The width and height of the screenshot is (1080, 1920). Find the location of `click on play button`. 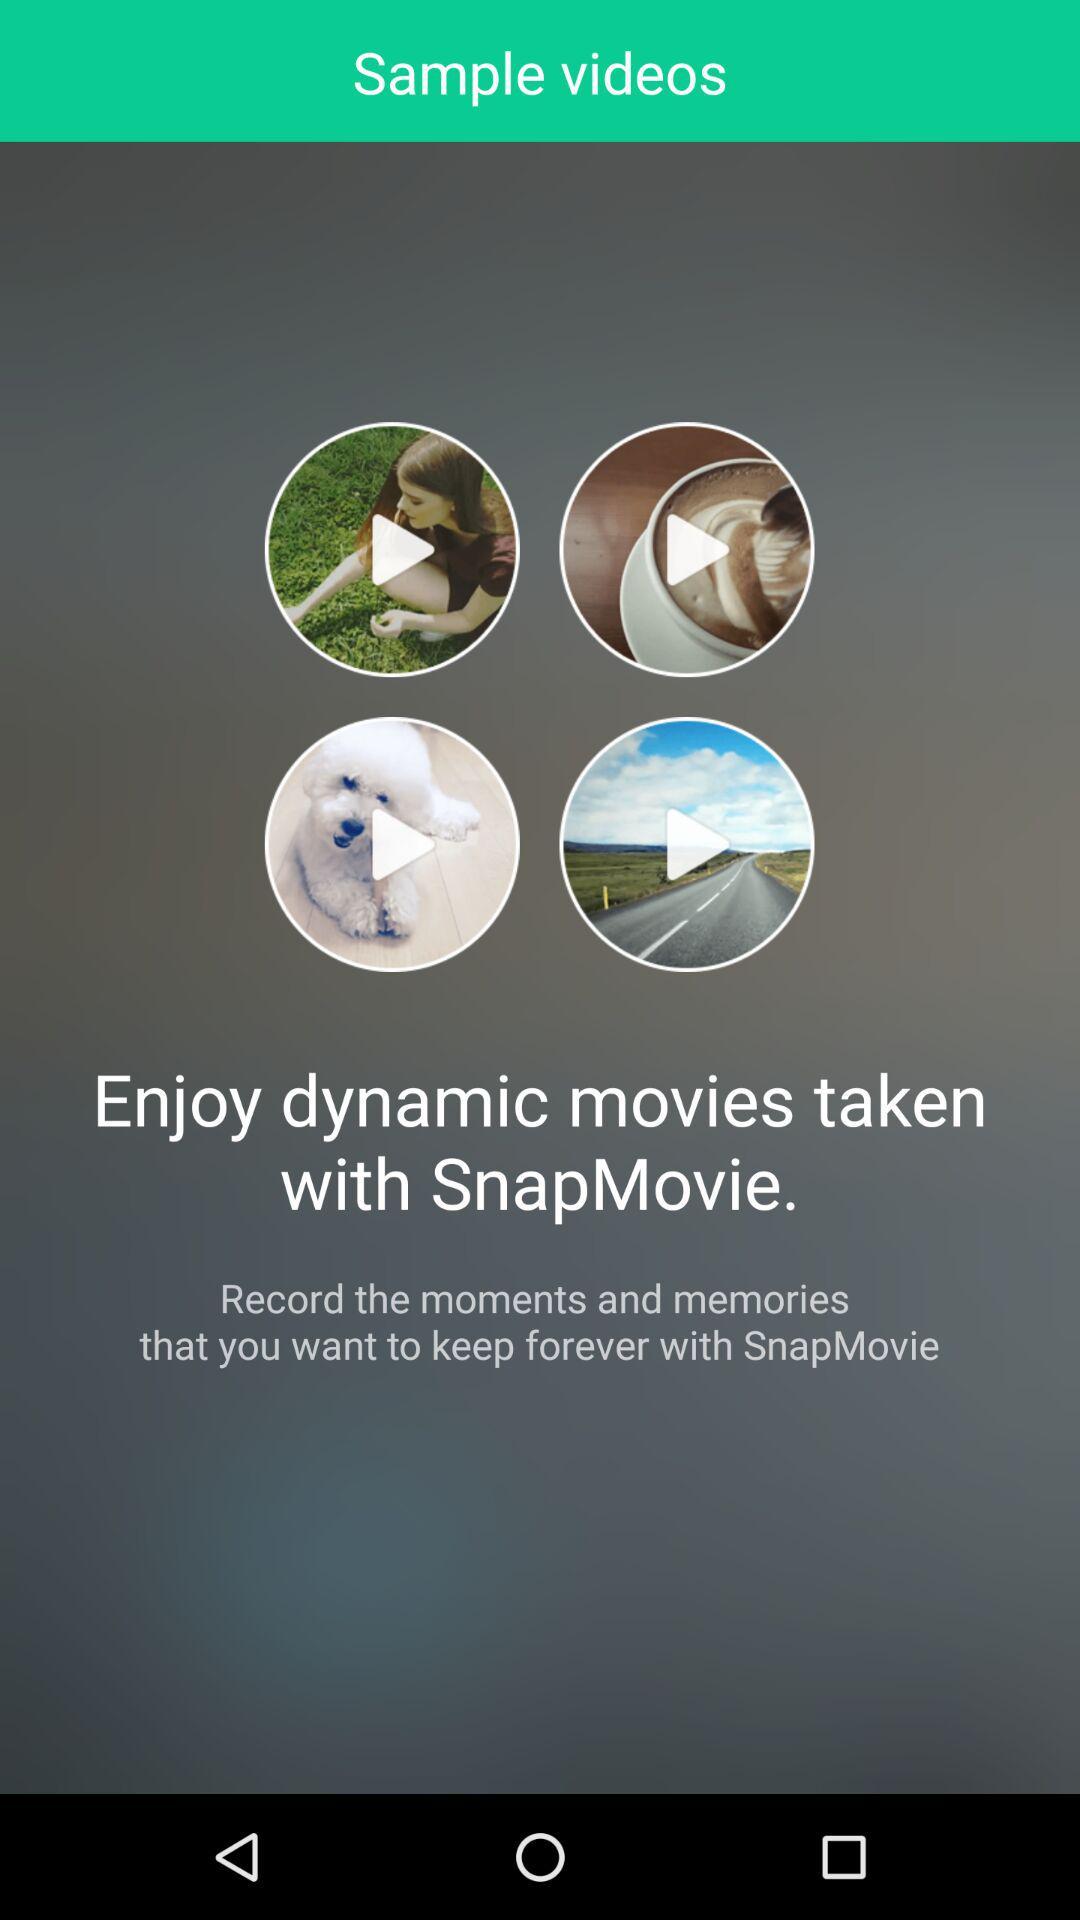

click on play button is located at coordinates (392, 549).